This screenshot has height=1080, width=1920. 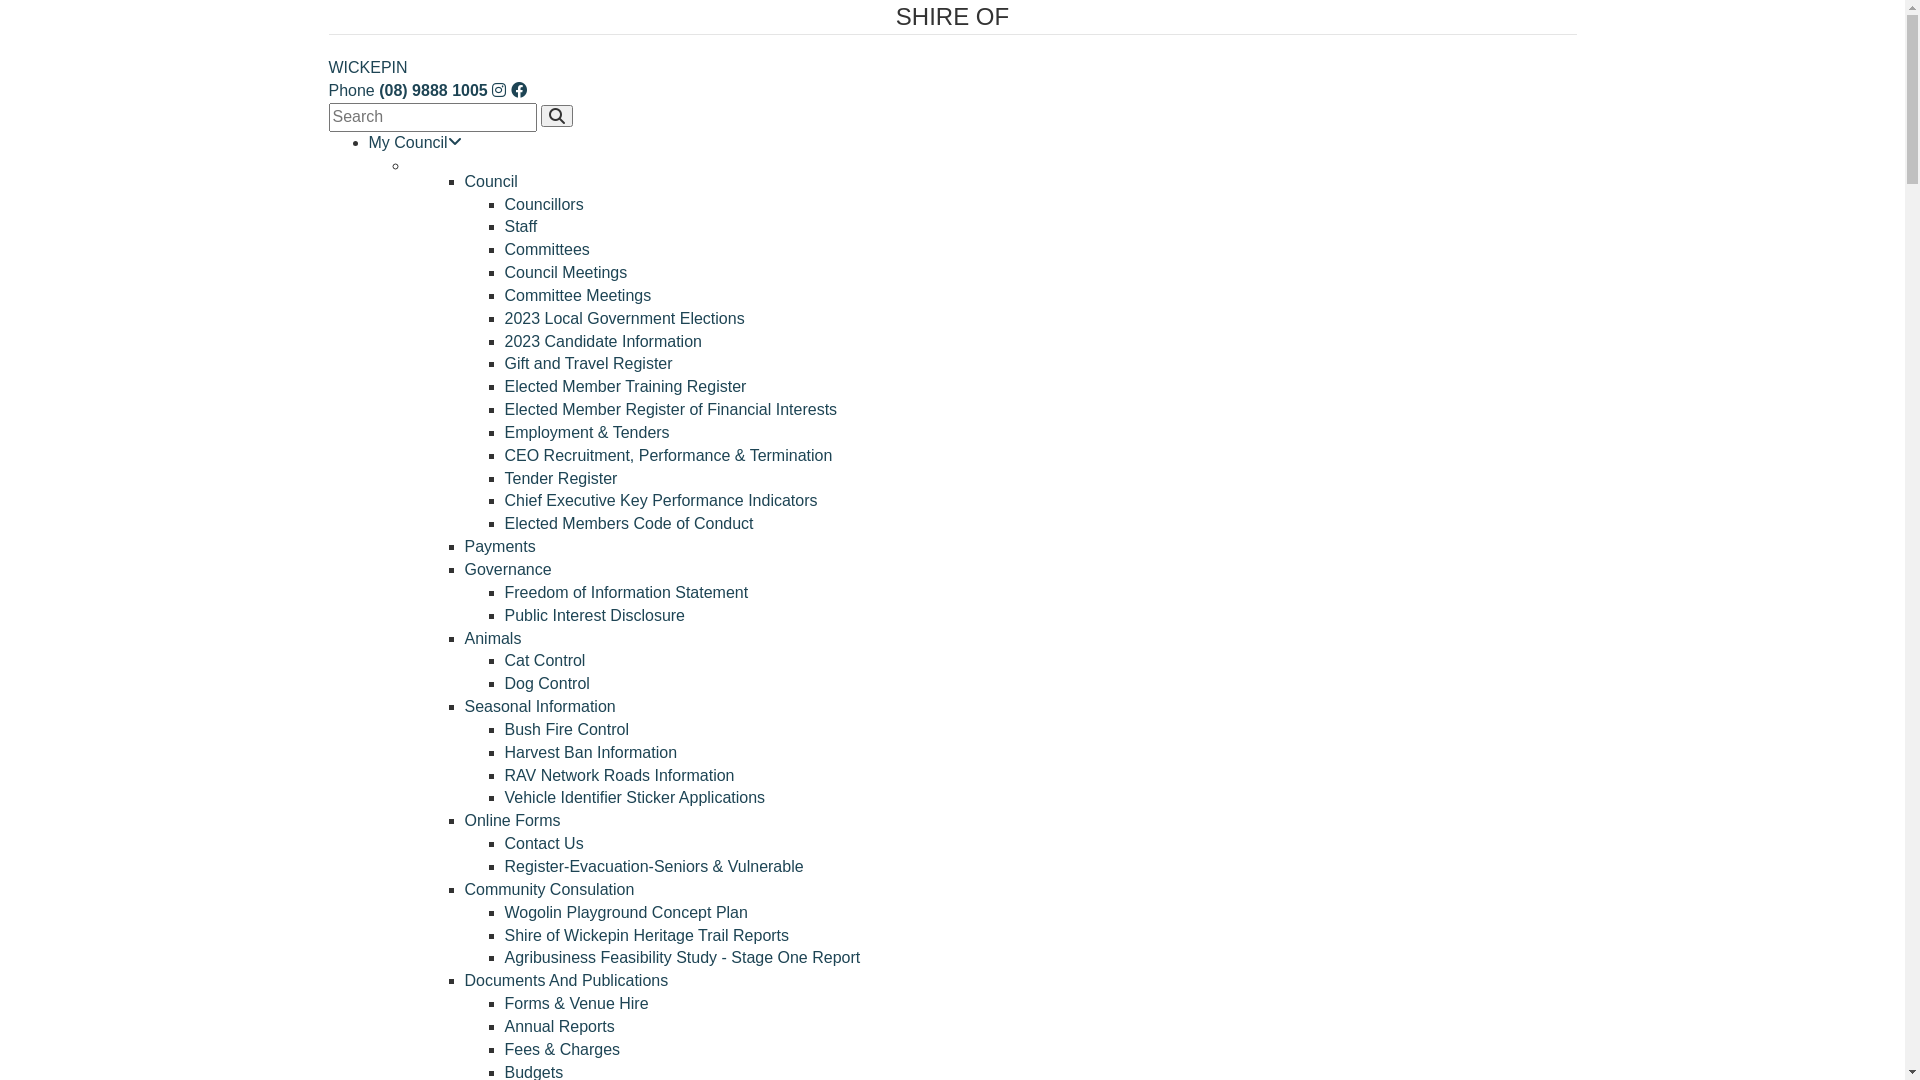 What do you see at coordinates (504, 660) in the screenshot?
I see `'Cat Control'` at bounding box center [504, 660].